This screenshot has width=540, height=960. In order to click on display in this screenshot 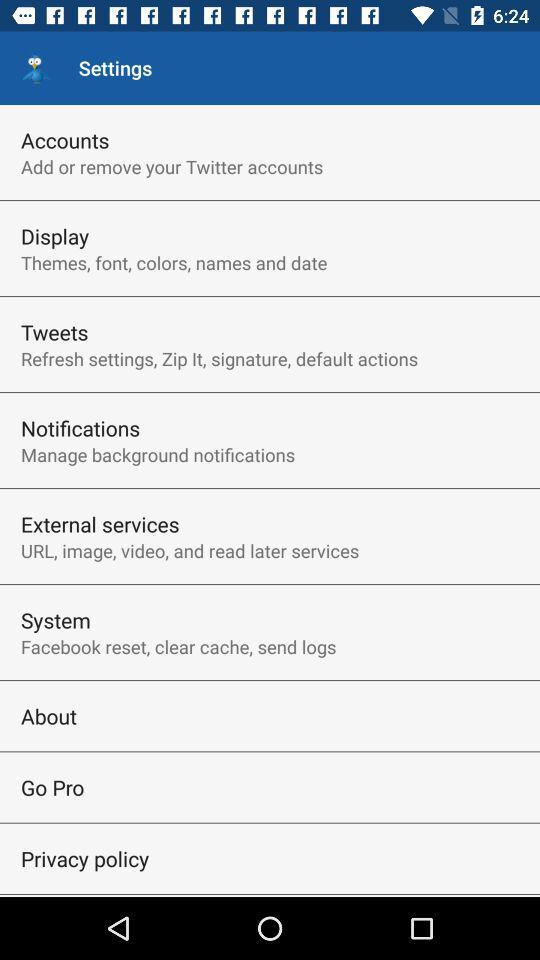, I will do `click(55, 236)`.